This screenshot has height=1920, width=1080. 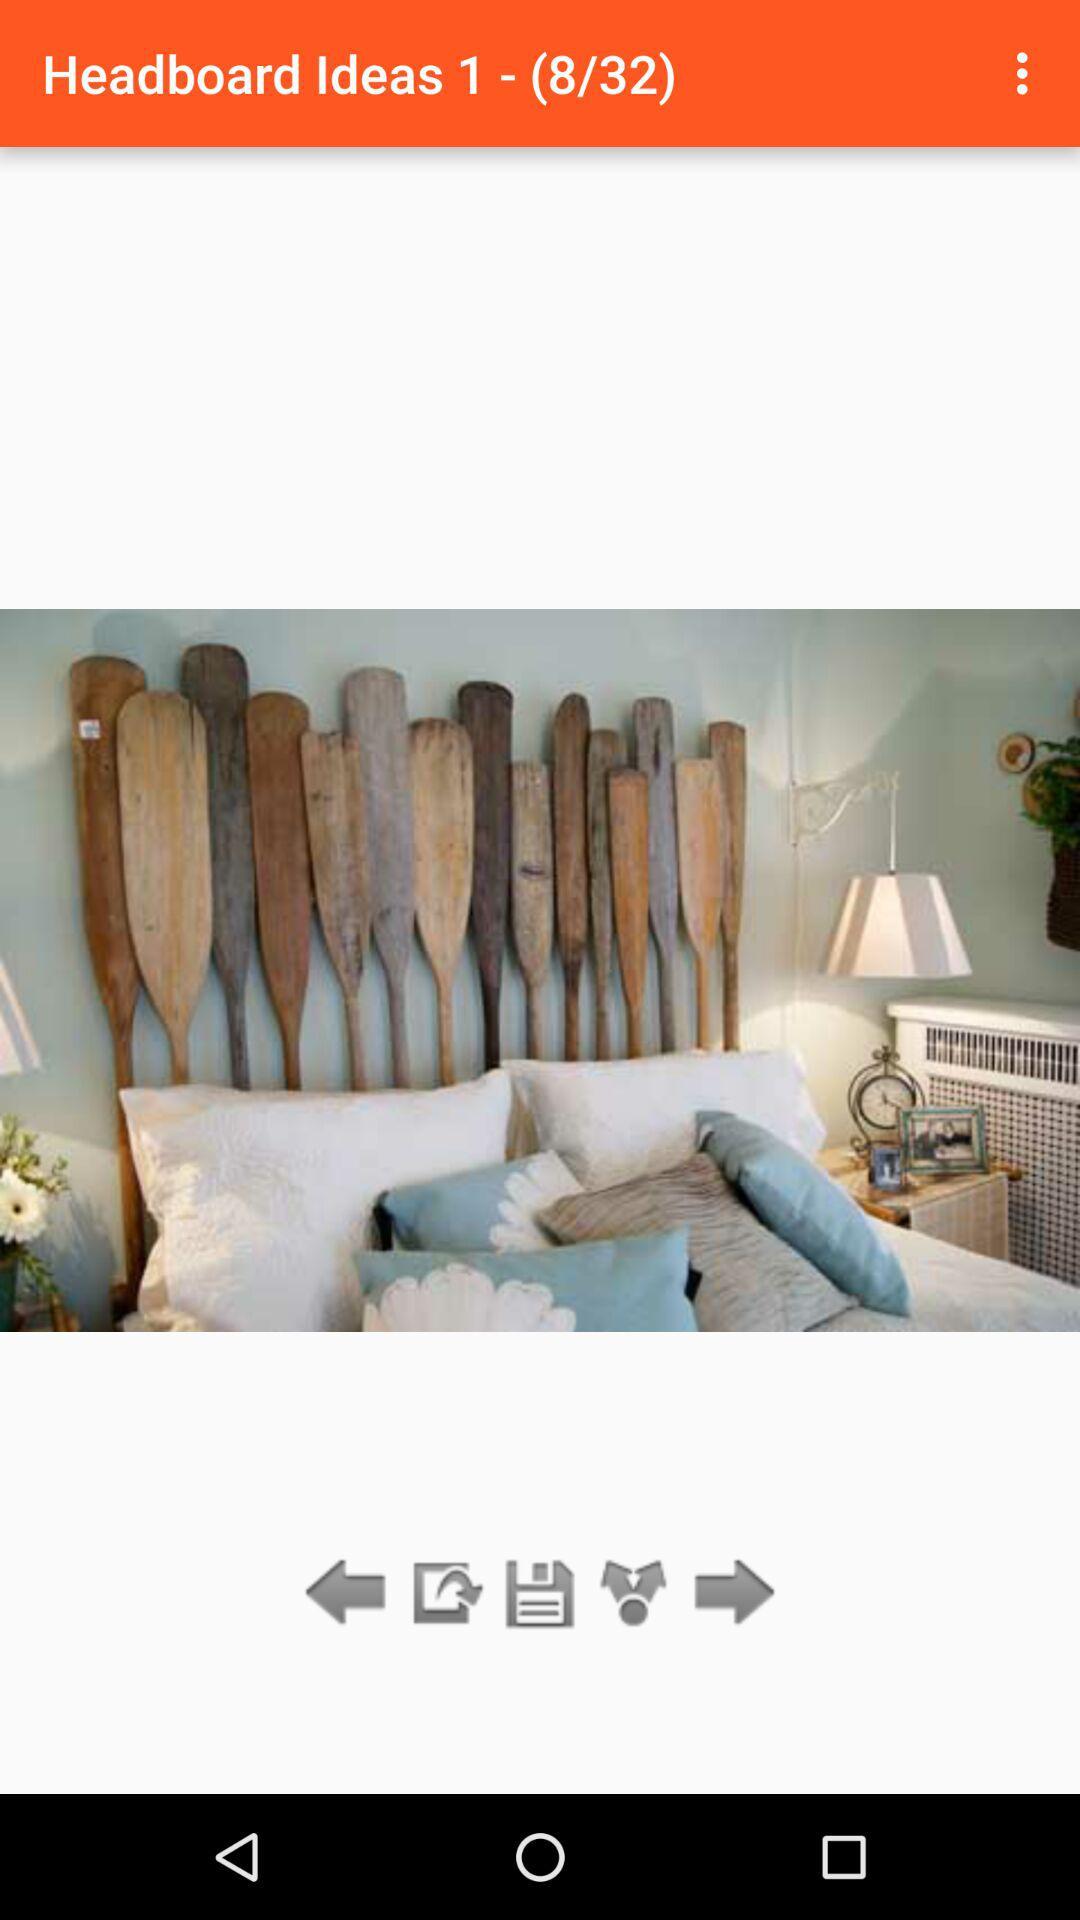 I want to click on file, so click(x=540, y=1593).